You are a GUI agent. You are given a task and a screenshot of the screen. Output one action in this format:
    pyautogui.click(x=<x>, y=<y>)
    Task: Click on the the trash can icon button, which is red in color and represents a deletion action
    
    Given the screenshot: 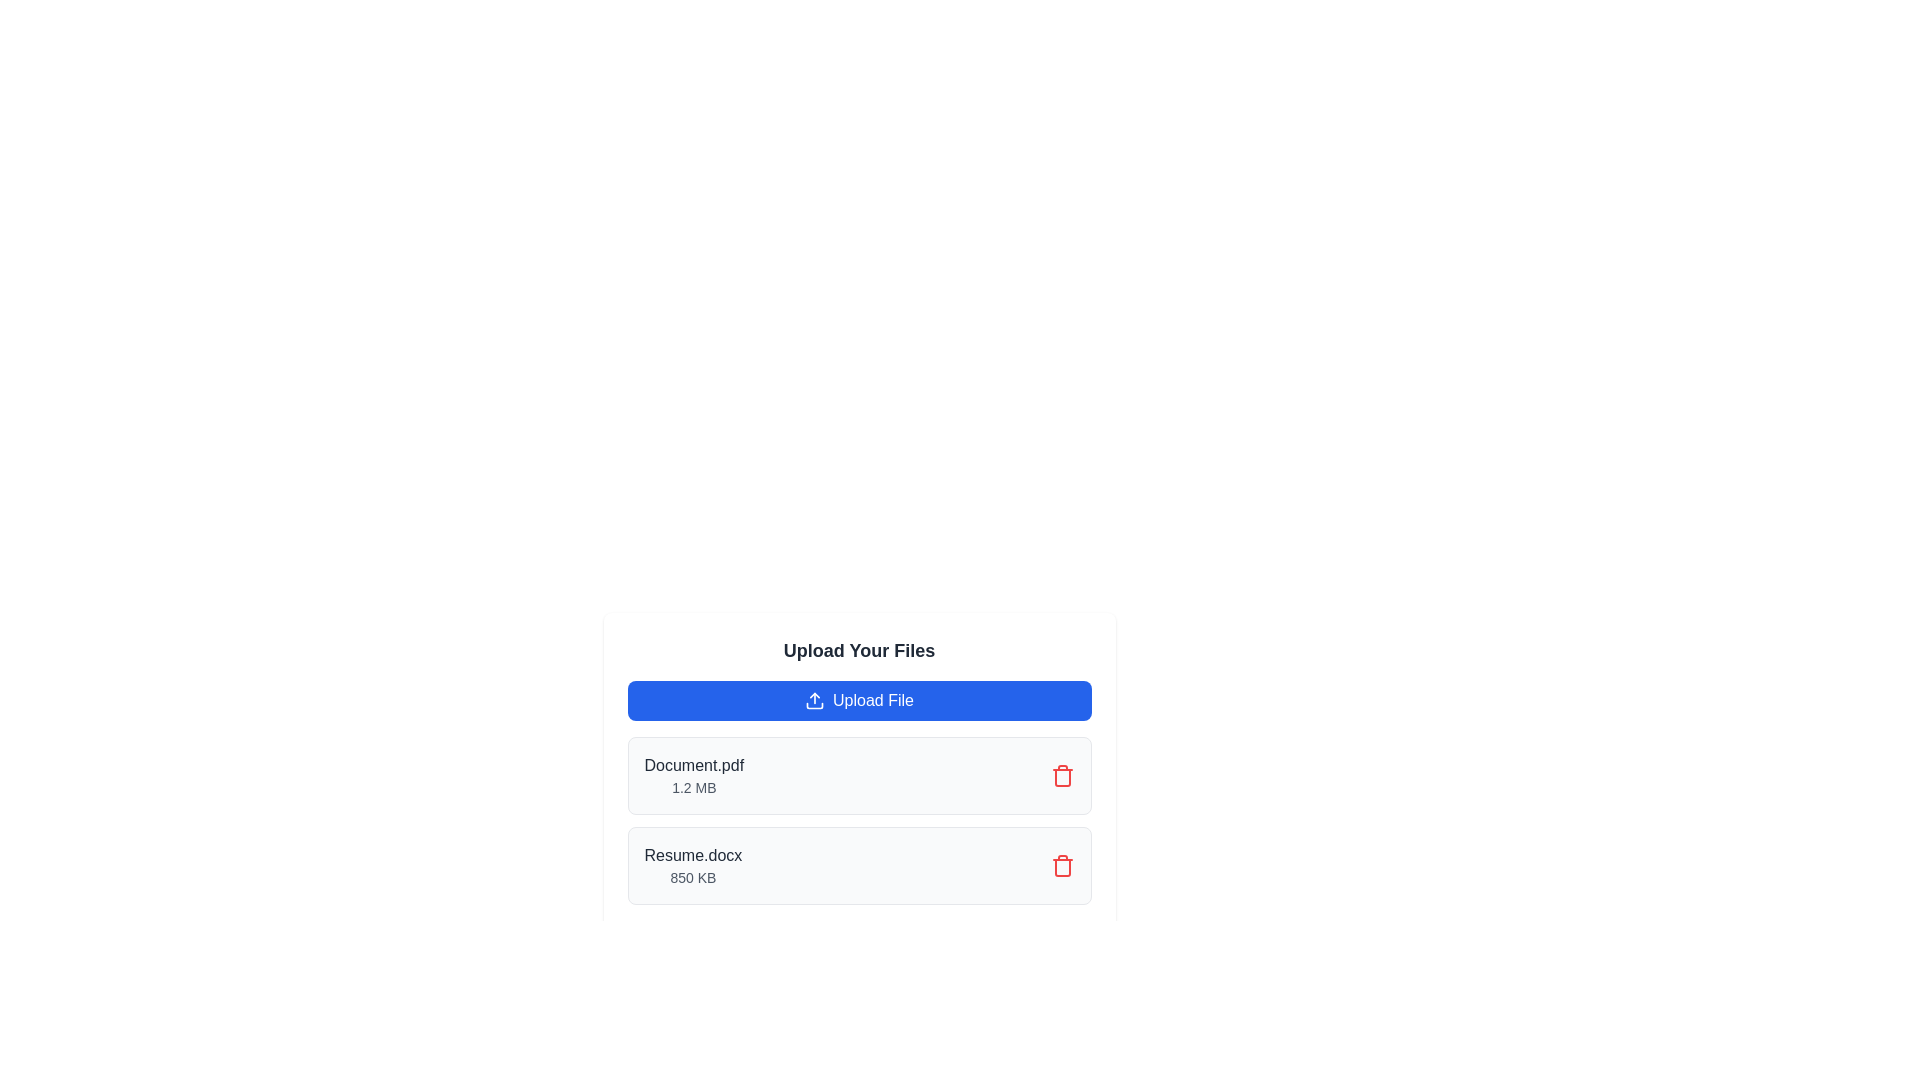 What is the action you would take?
    pyautogui.click(x=1061, y=774)
    